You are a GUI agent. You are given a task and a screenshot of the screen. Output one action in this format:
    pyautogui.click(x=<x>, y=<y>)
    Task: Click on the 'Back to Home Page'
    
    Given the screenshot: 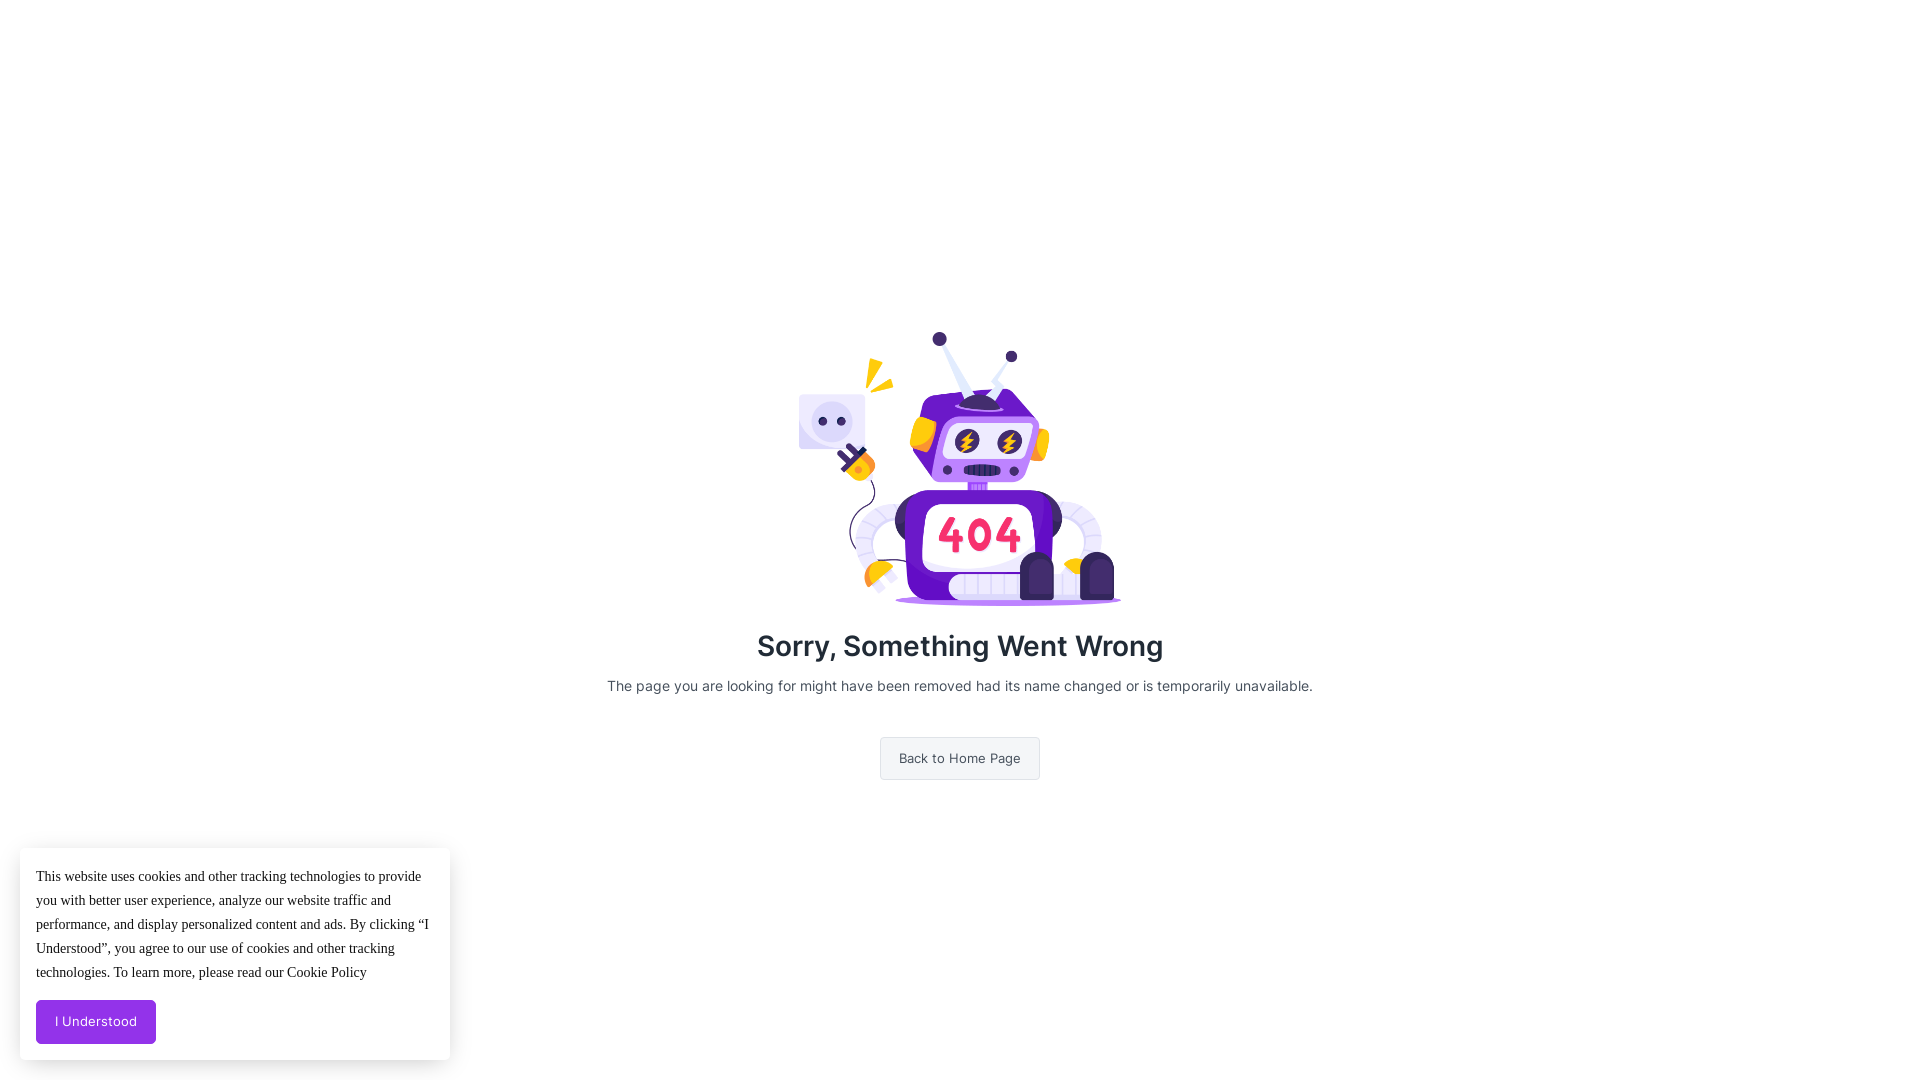 What is the action you would take?
    pyautogui.click(x=960, y=759)
    